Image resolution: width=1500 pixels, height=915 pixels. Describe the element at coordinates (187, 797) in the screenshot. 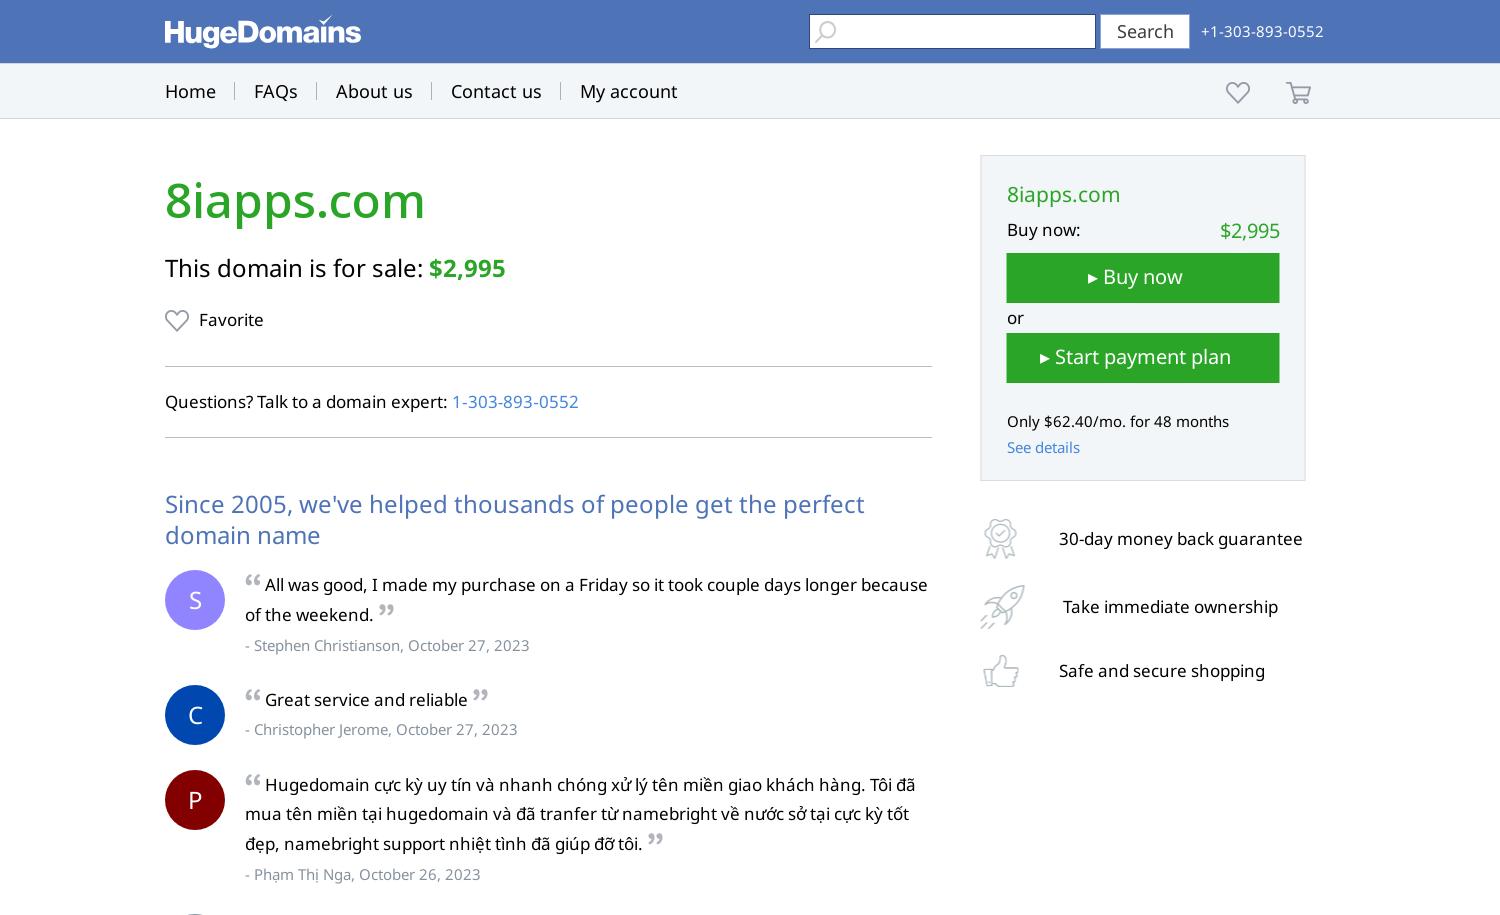

I see `'P'` at that location.